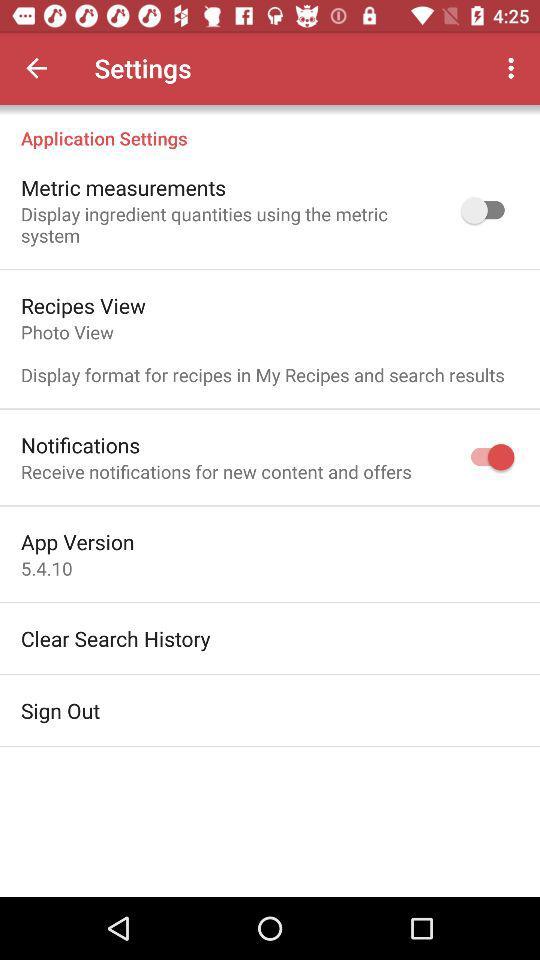 Image resolution: width=540 pixels, height=960 pixels. What do you see at coordinates (115, 637) in the screenshot?
I see `clear search history` at bounding box center [115, 637].